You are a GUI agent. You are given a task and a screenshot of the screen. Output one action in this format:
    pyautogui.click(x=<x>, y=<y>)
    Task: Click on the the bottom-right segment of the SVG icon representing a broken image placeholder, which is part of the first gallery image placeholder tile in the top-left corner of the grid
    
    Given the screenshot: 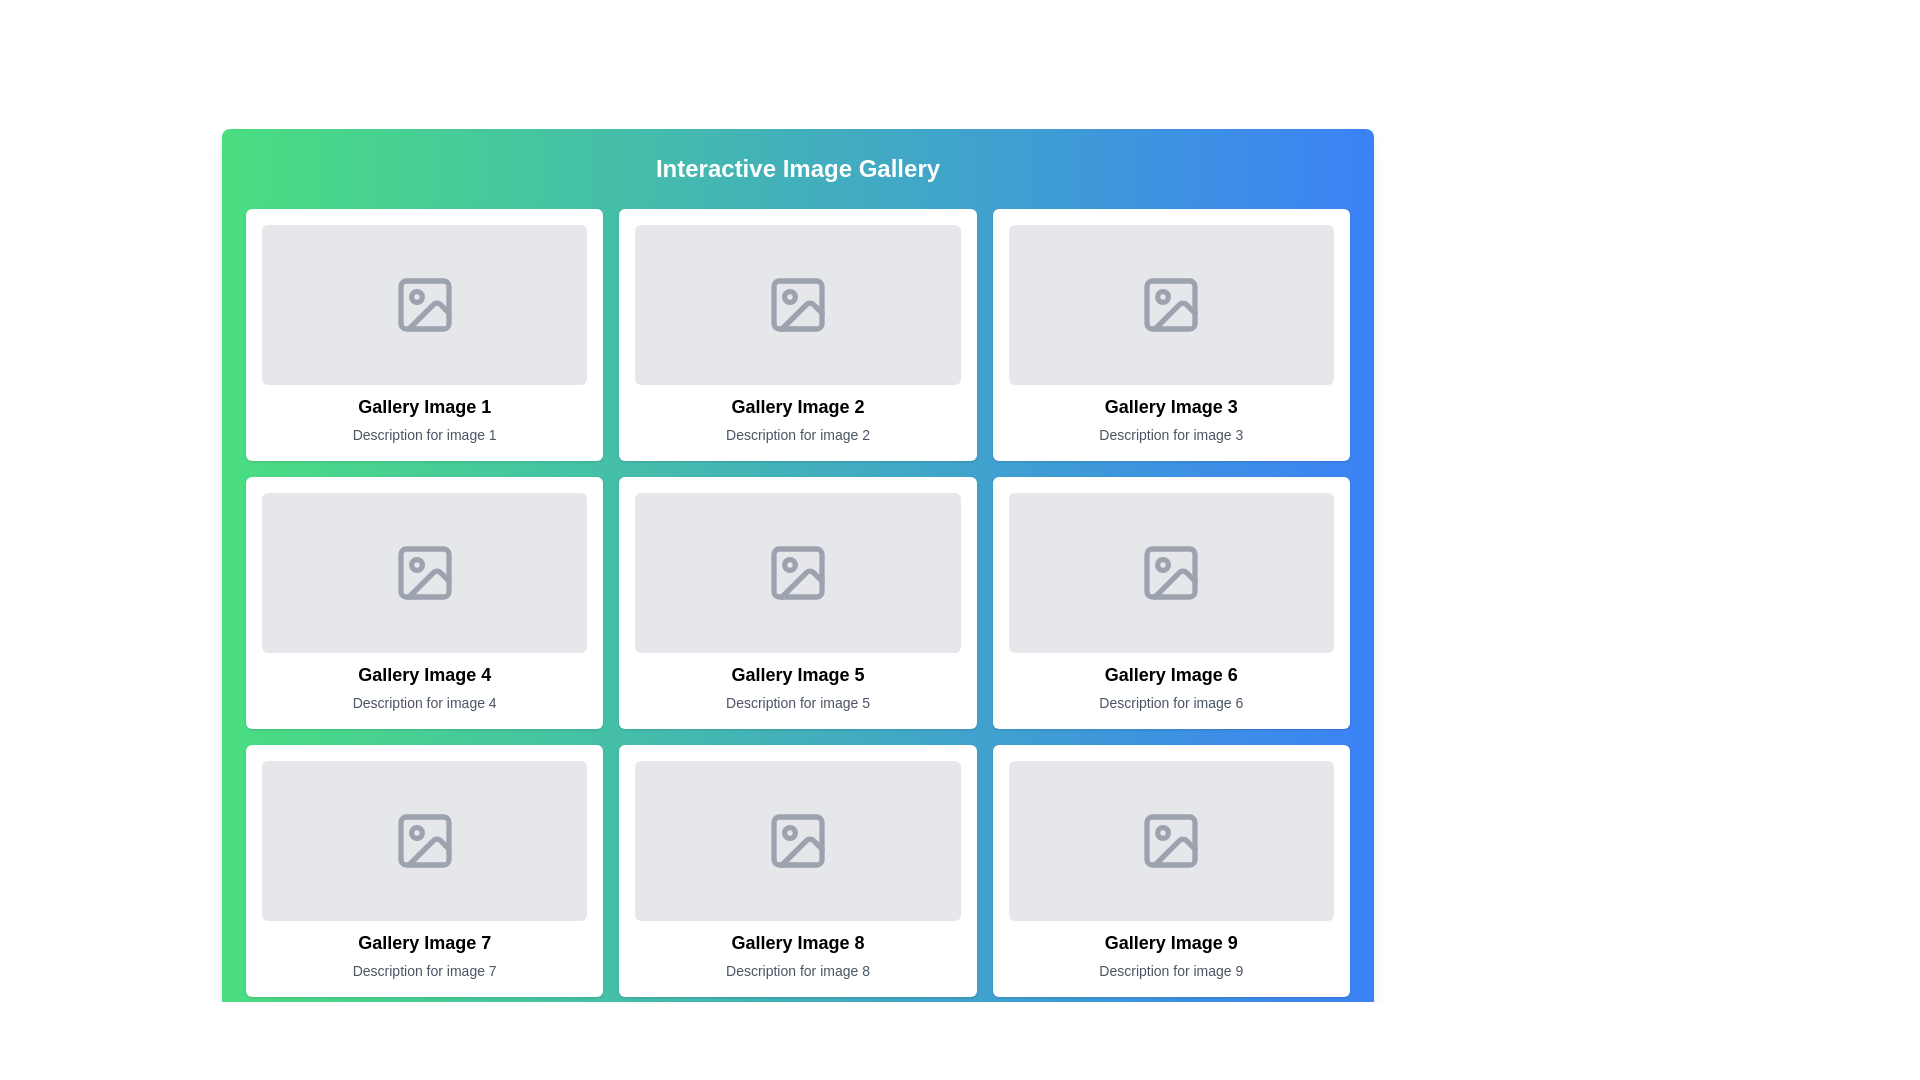 What is the action you would take?
    pyautogui.click(x=427, y=315)
    